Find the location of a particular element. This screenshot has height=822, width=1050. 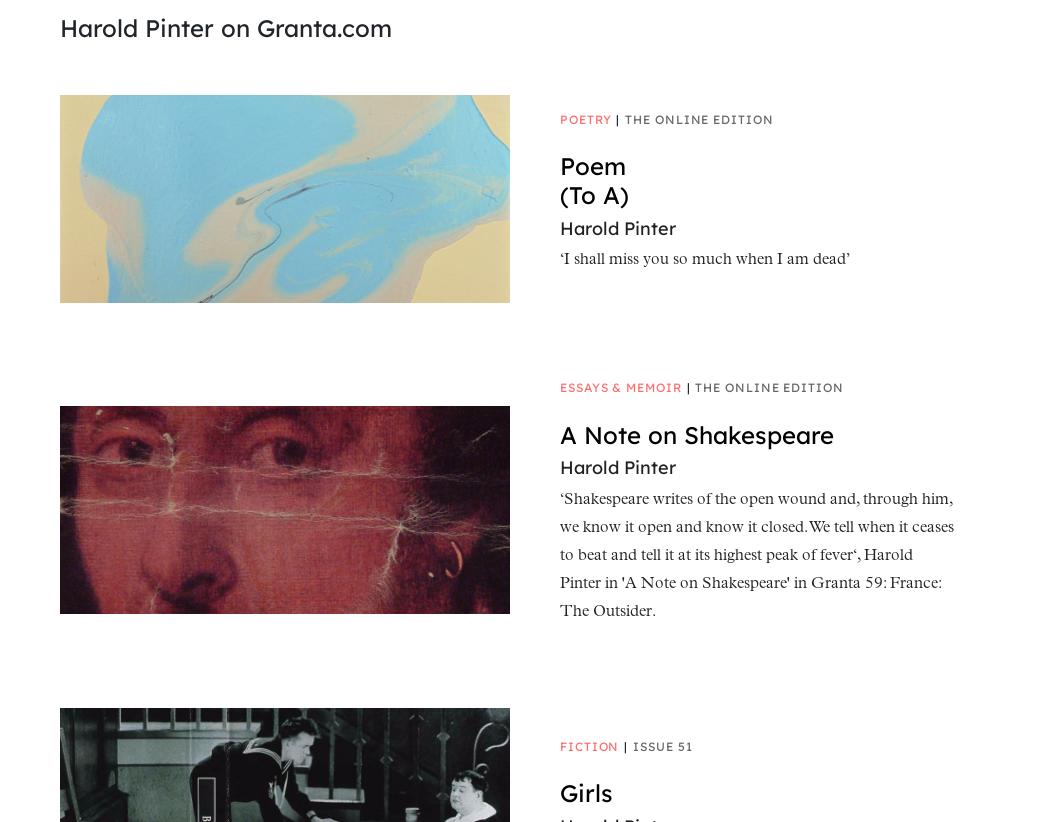

'‘Shakespeare writes of the open wound and, through him, we know it open and know it closed. We tell when it ceases to beat and tell it at its highest peak of fever‘, Harold Pinter in 'A Note on Shakespeare' in Granta 59: France: The Outsider.' is located at coordinates (559, 556).